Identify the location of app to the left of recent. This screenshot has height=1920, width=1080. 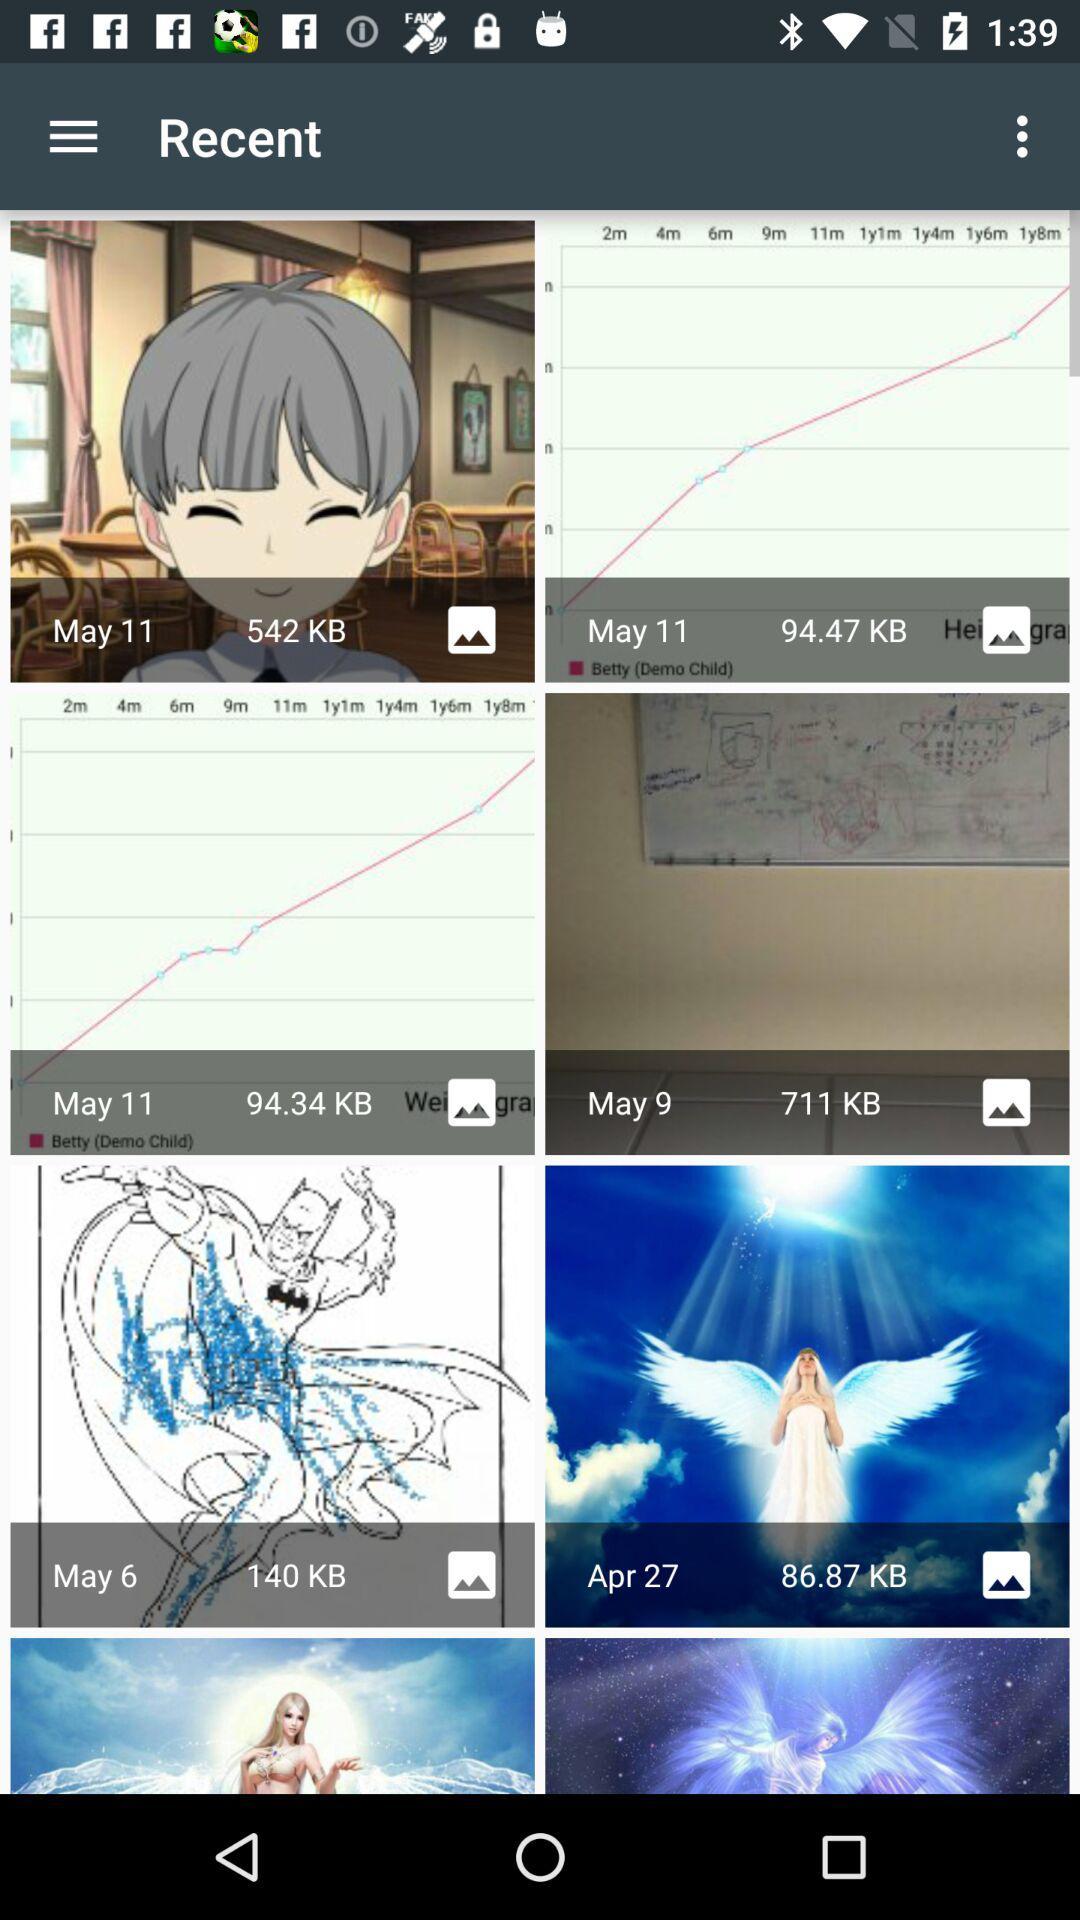
(72, 135).